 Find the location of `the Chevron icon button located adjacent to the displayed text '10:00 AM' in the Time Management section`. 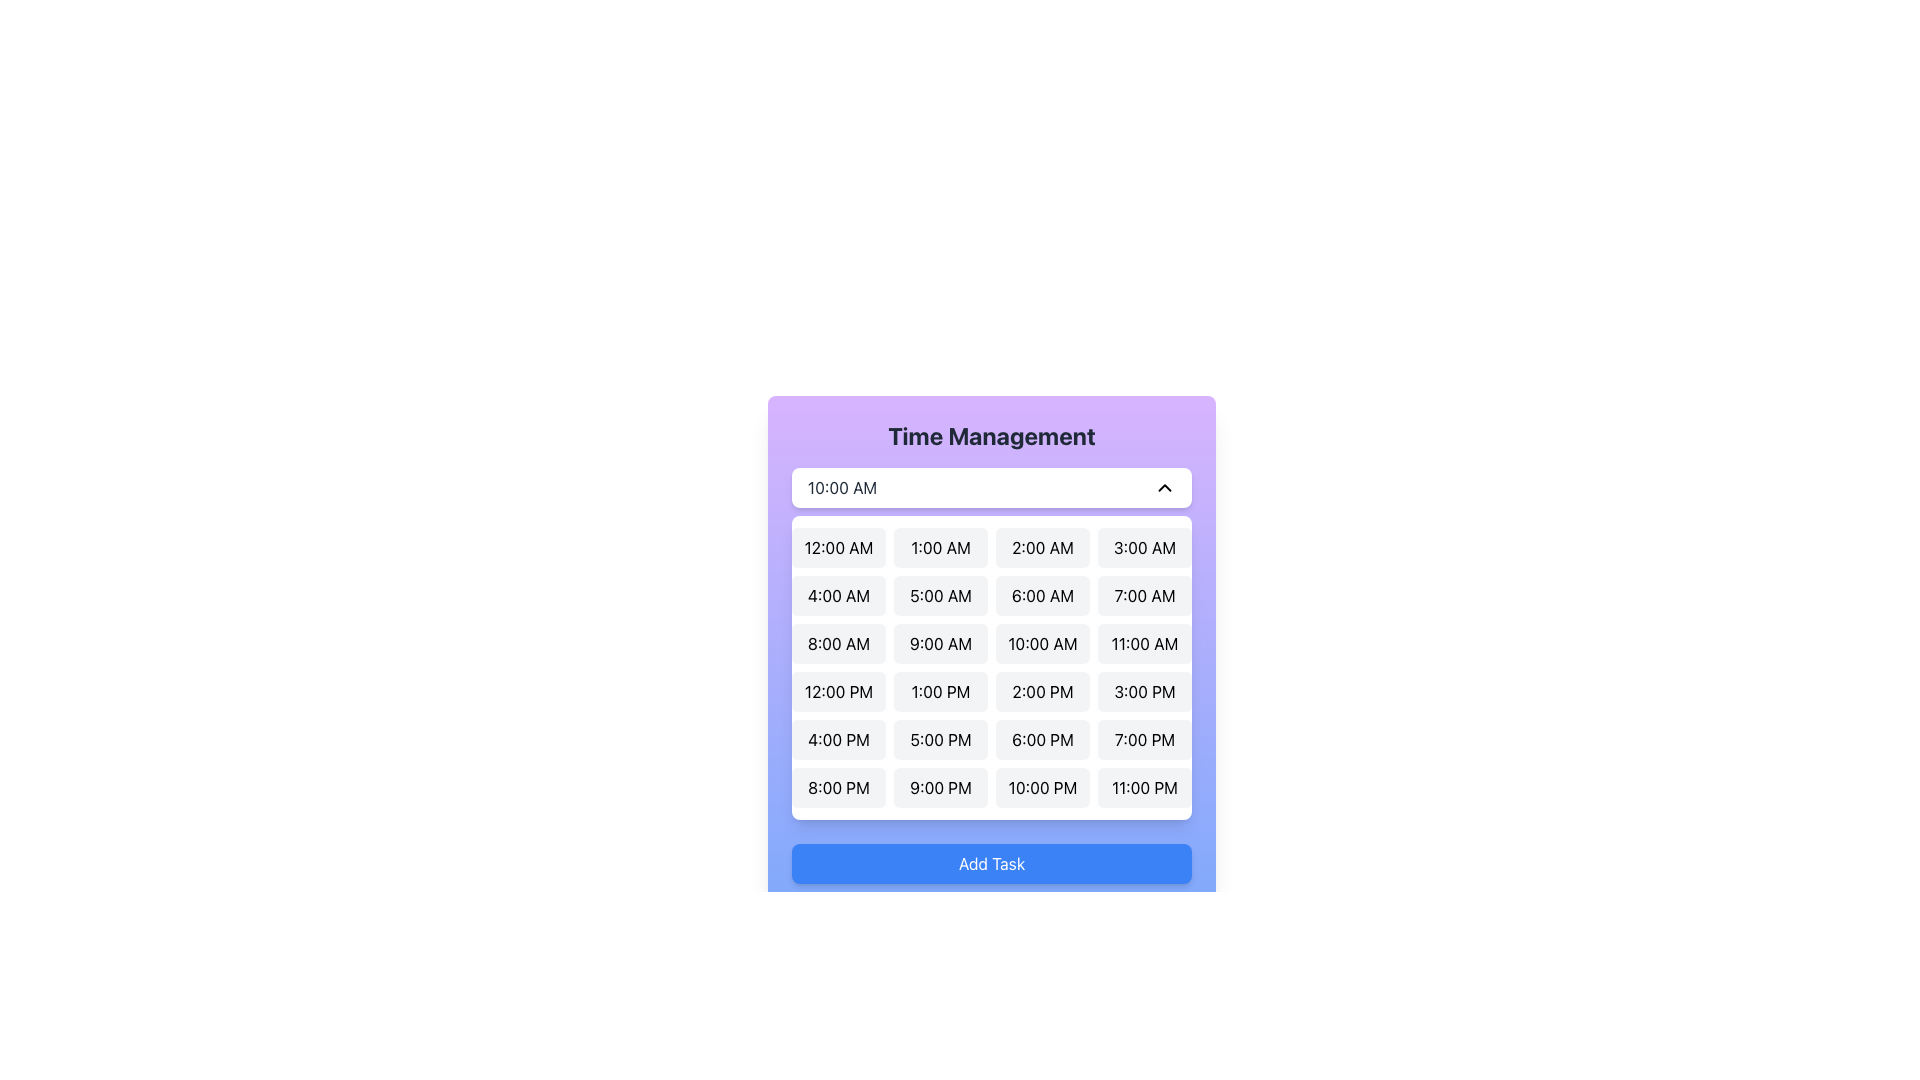

the Chevron icon button located adjacent to the displayed text '10:00 AM' in the Time Management section is located at coordinates (1165, 488).